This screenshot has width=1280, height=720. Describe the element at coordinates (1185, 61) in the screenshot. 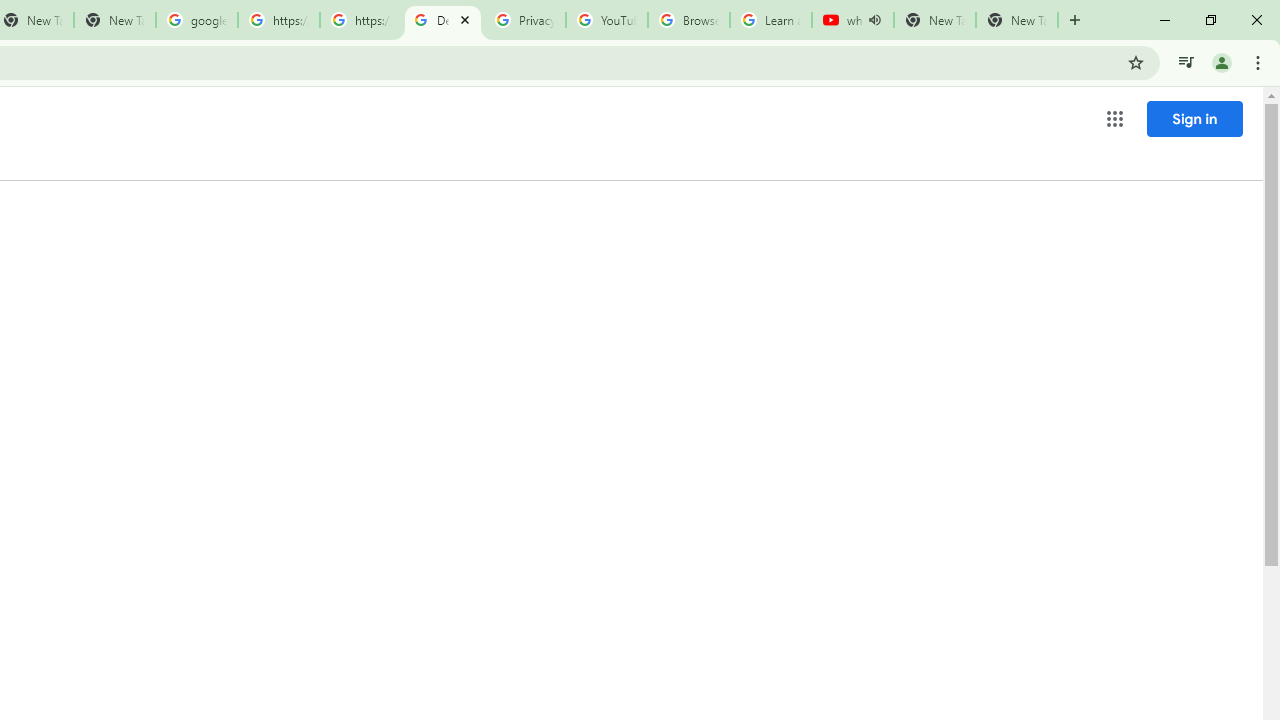

I see `'Control your music, videos, and more'` at that location.